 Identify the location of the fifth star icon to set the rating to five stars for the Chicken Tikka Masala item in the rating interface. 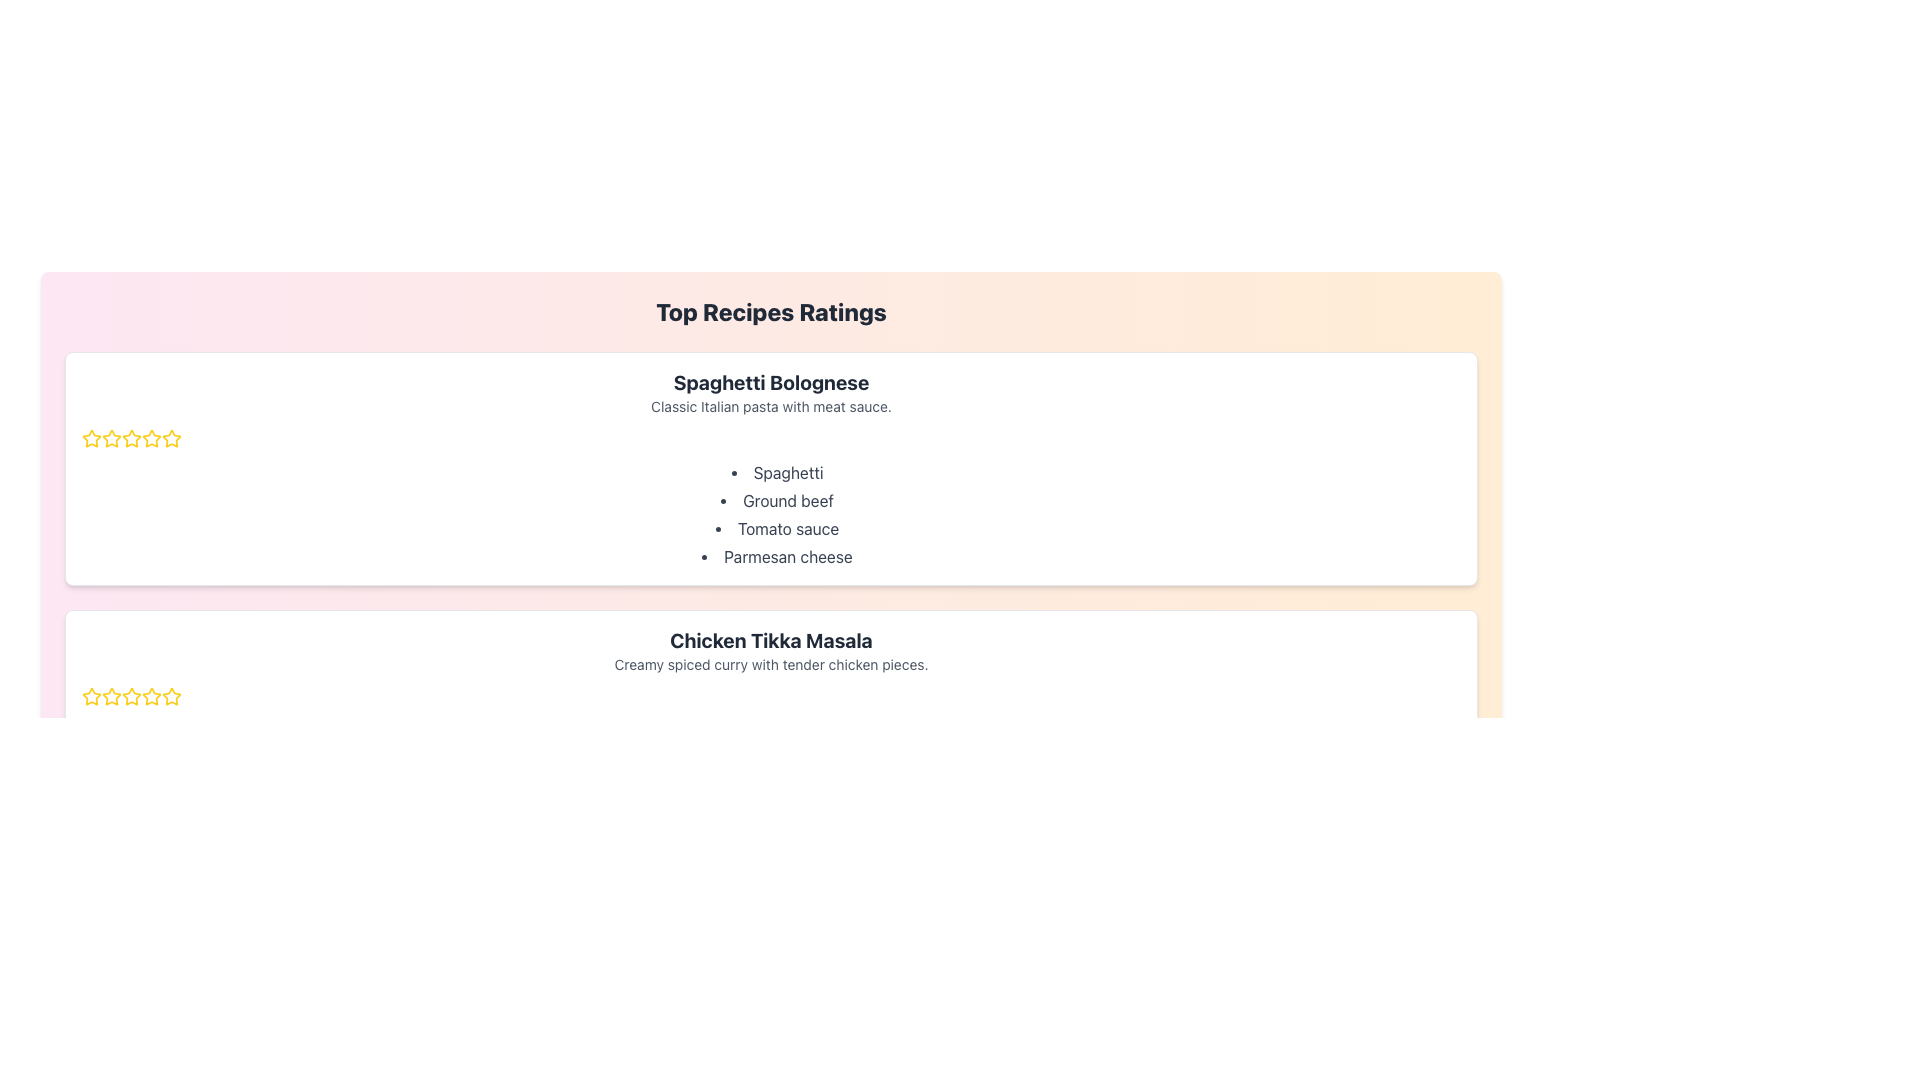
(172, 696).